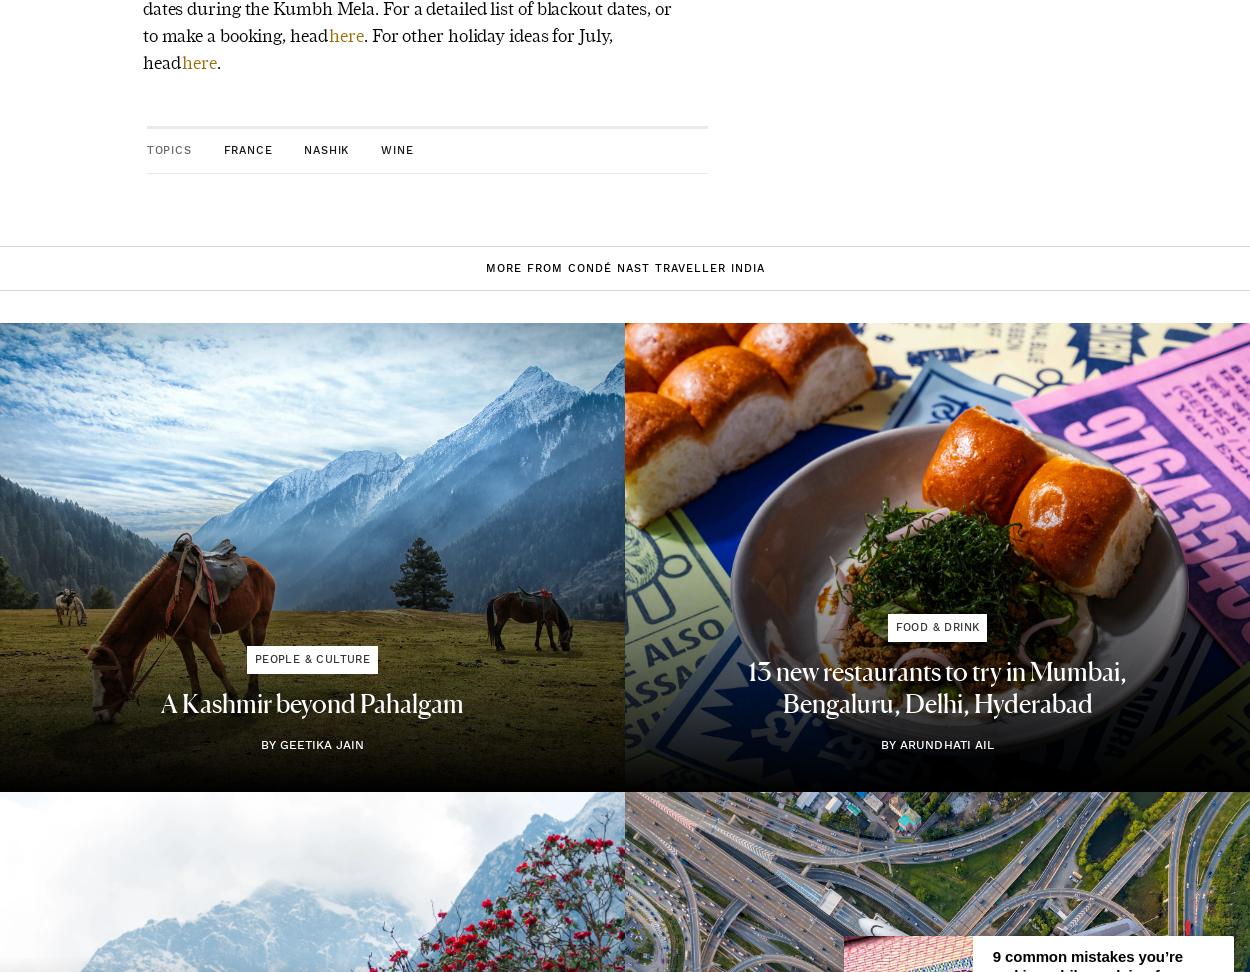  Describe the element at coordinates (217, 61) in the screenshot. I see `'.'` at that location.